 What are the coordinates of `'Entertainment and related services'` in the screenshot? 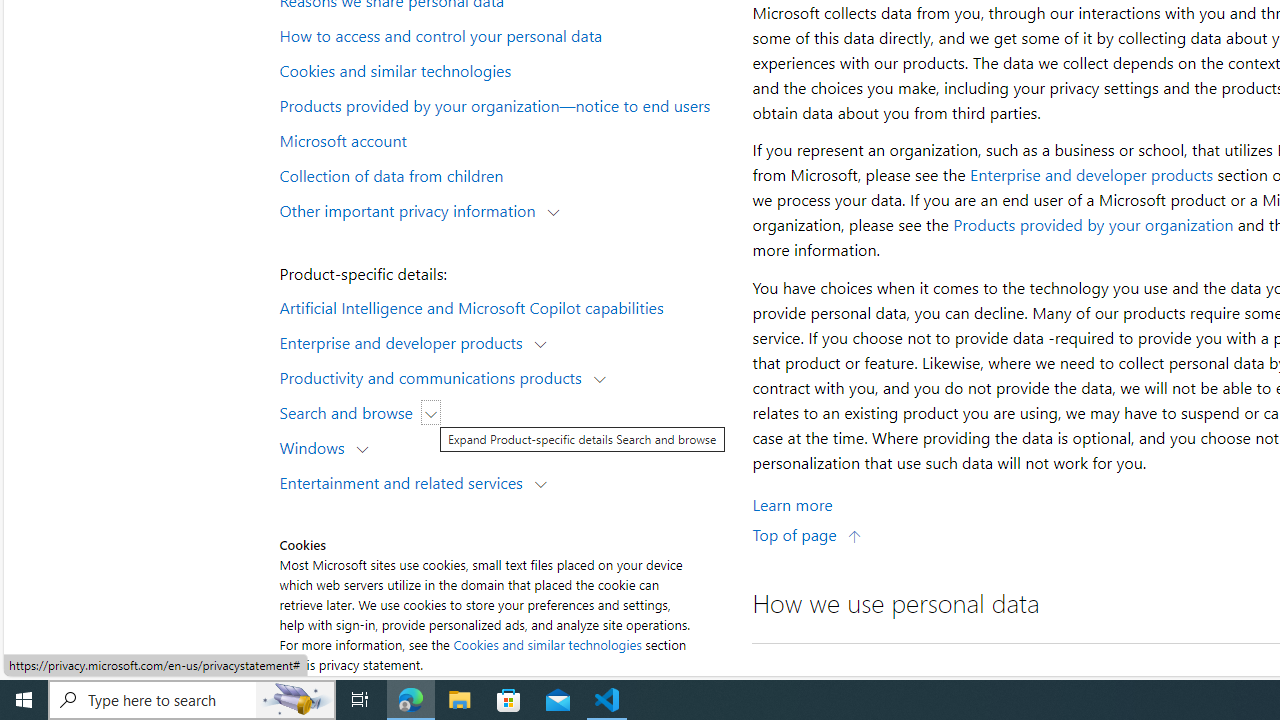 It's located at (404, 482).